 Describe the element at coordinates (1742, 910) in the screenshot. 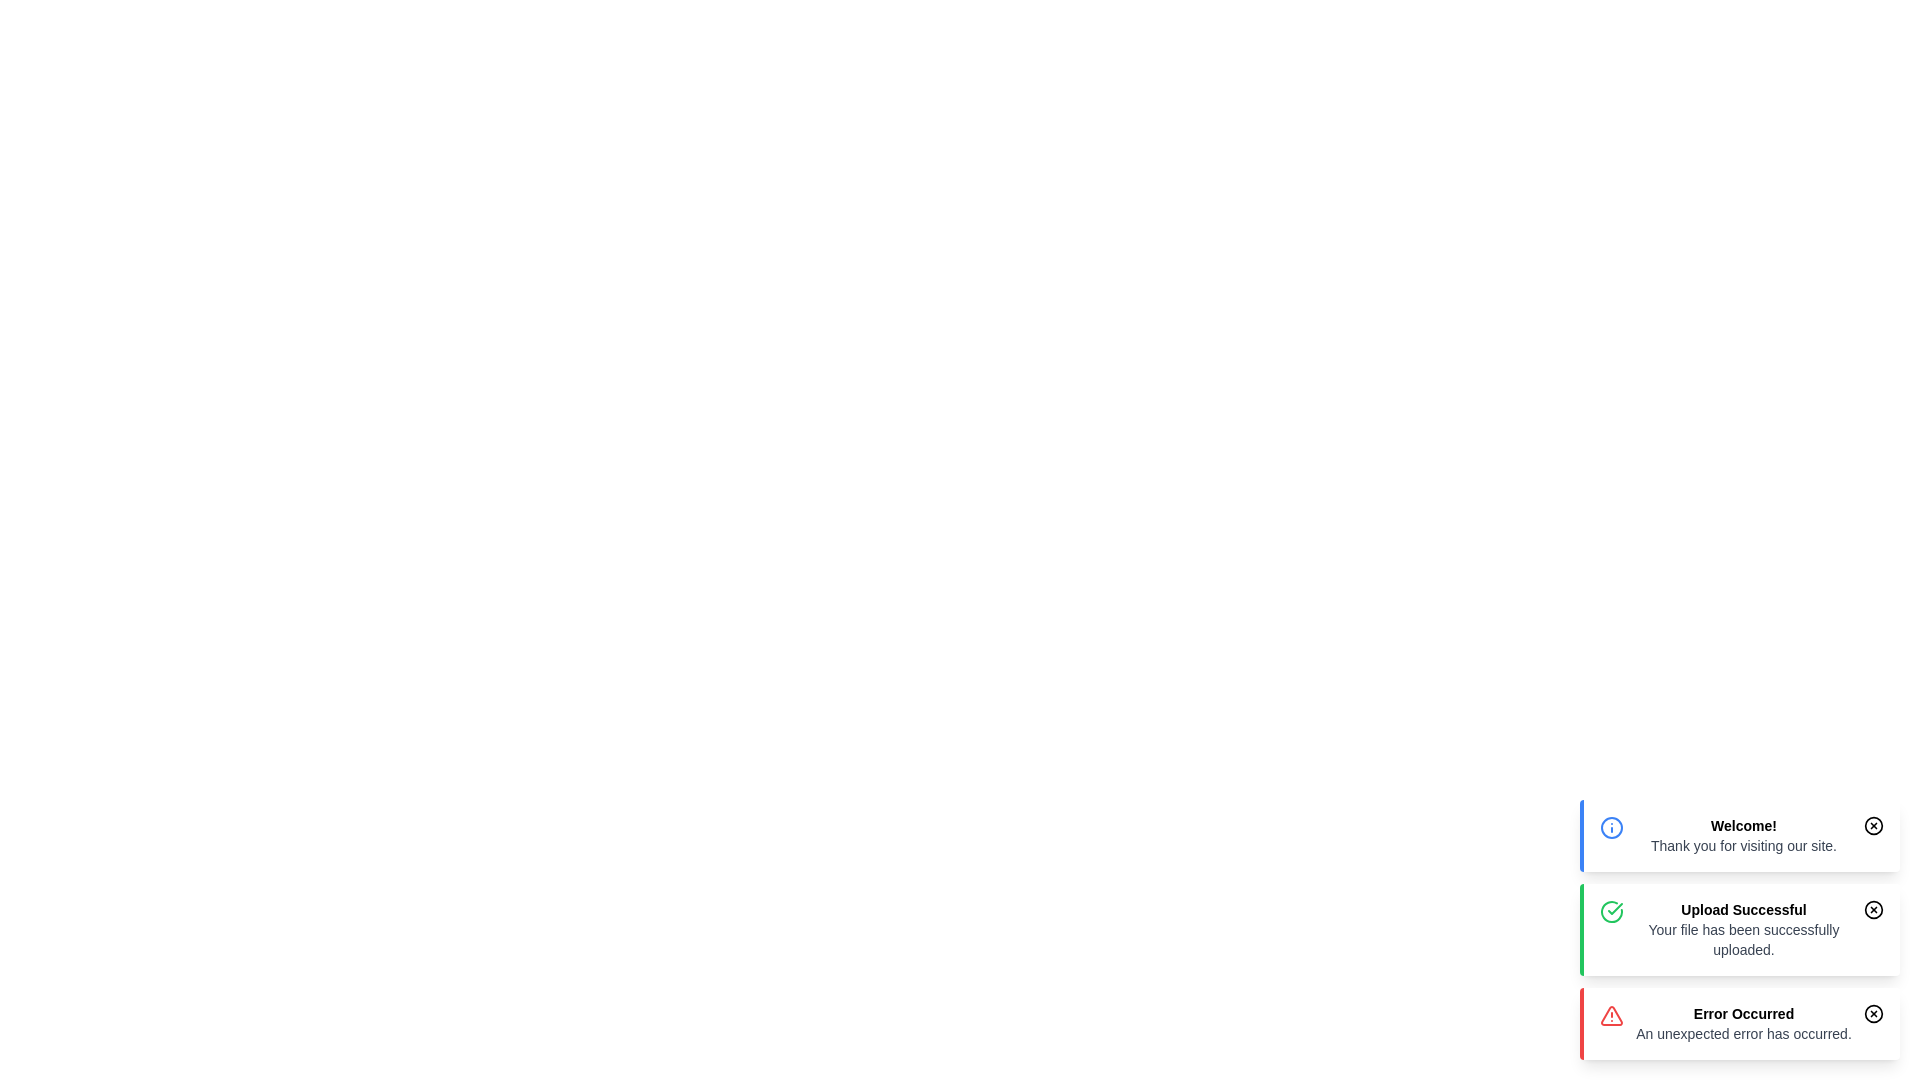

I see `displayed text from the main notification message located in the second notification card of three, which indicates a successful file upload` at that location.